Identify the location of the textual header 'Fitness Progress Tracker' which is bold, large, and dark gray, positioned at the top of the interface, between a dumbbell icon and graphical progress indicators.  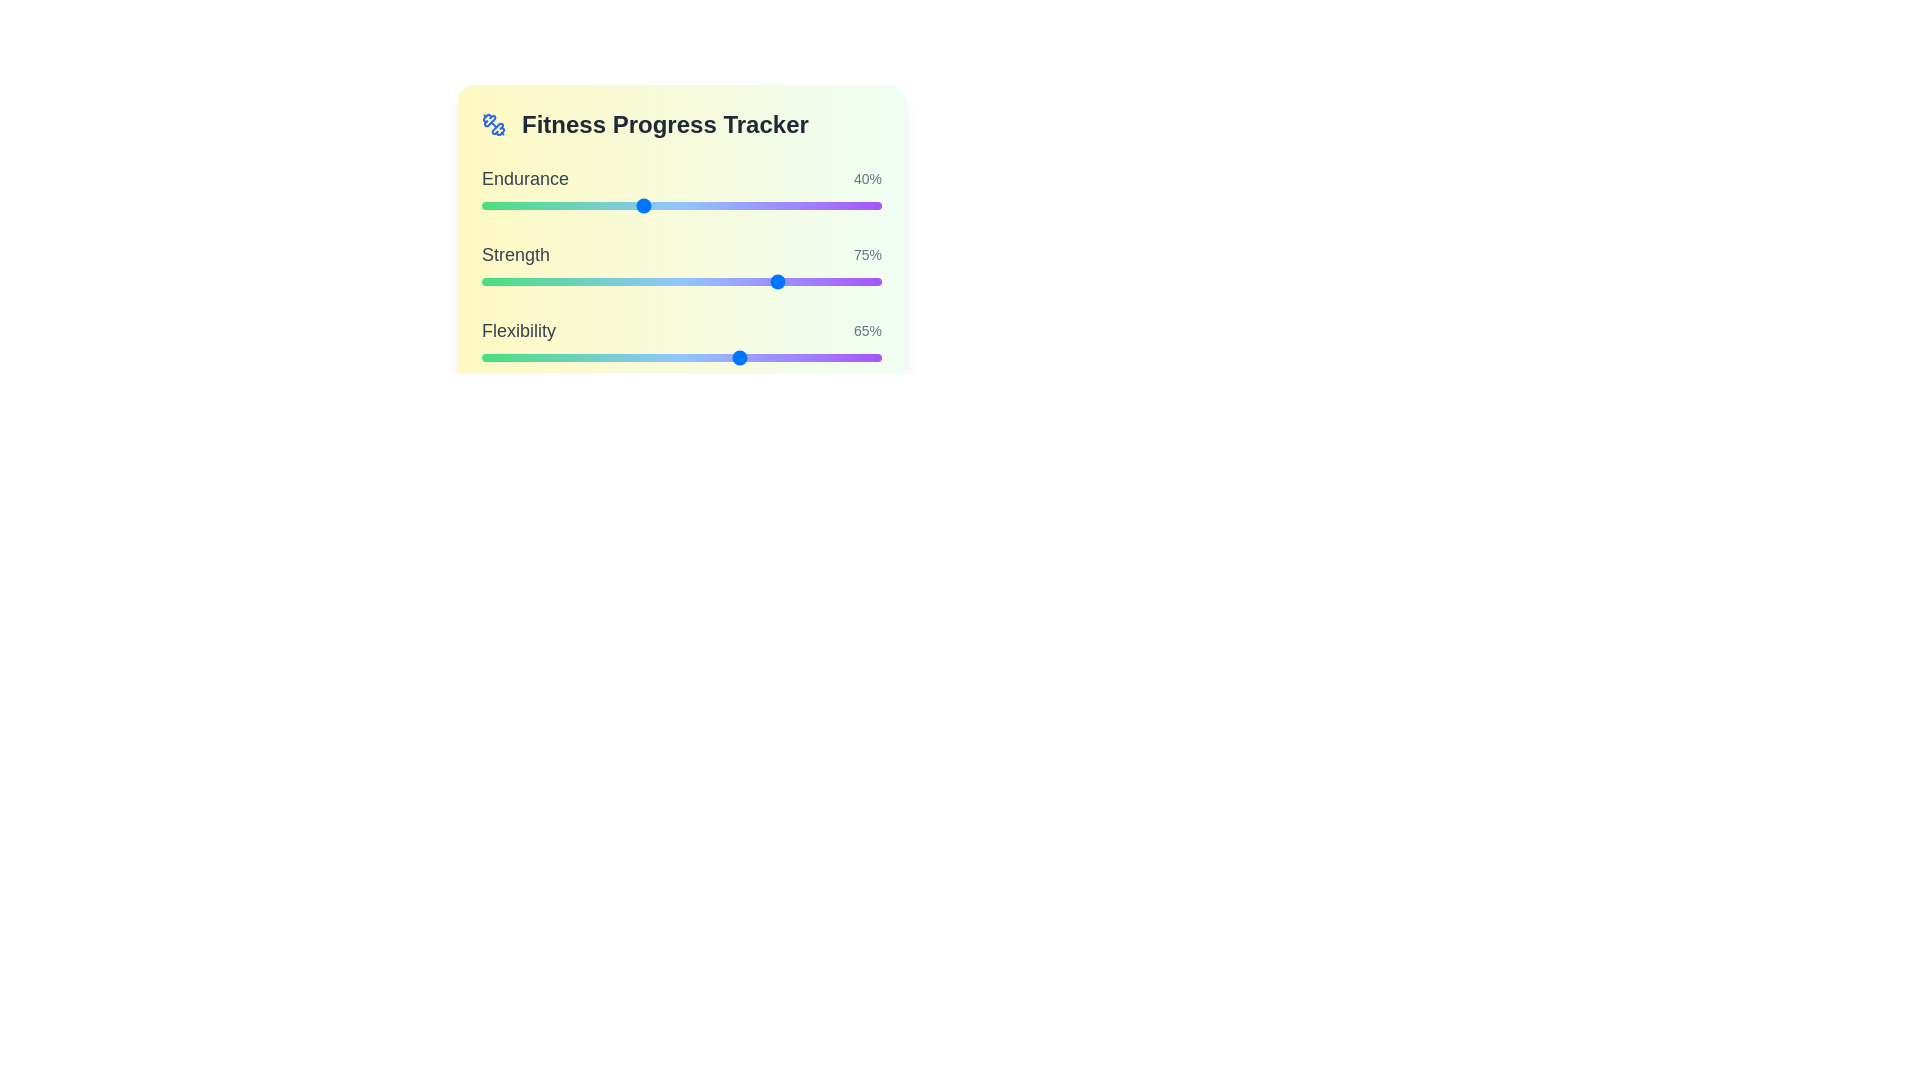
(665, 124).